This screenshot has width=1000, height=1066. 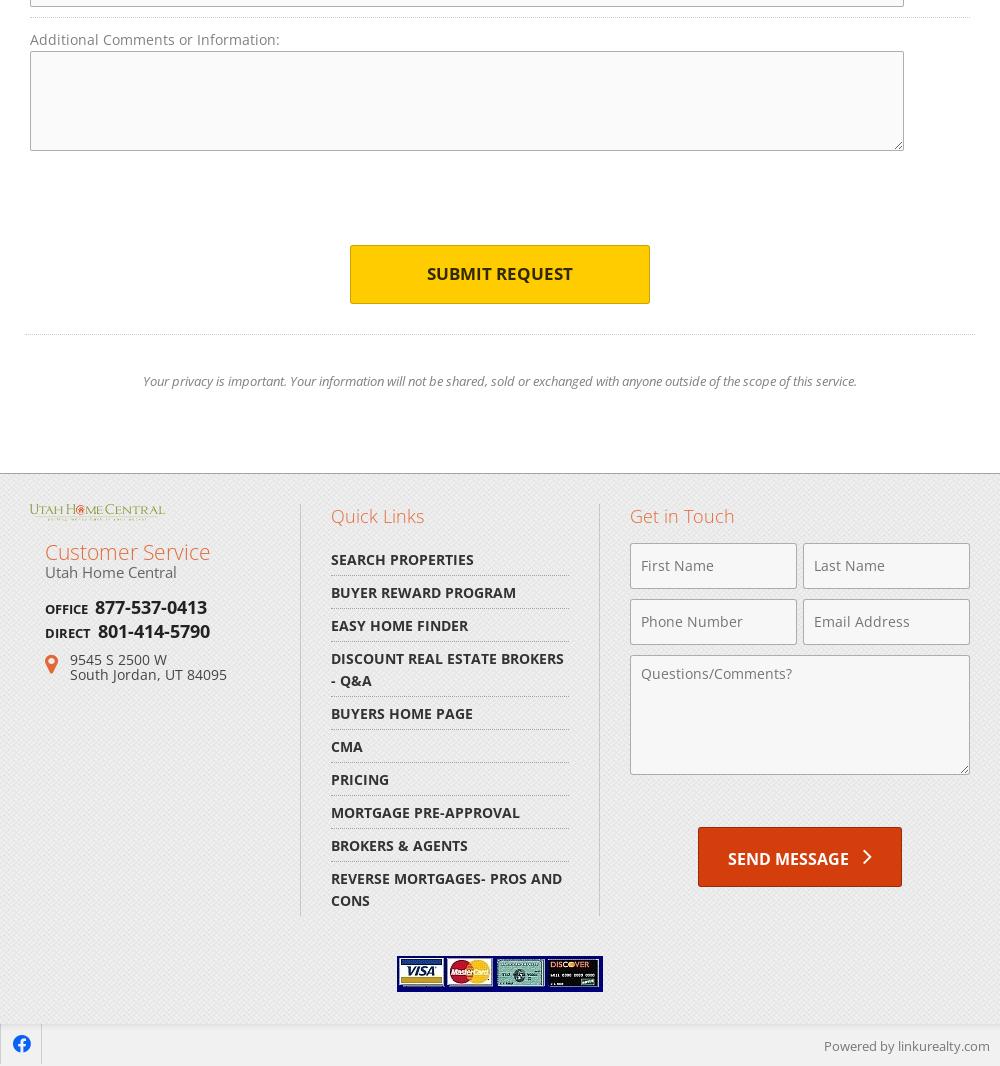 I want to click on 'Additional Comments or Information:', so click(x=30, y=37).